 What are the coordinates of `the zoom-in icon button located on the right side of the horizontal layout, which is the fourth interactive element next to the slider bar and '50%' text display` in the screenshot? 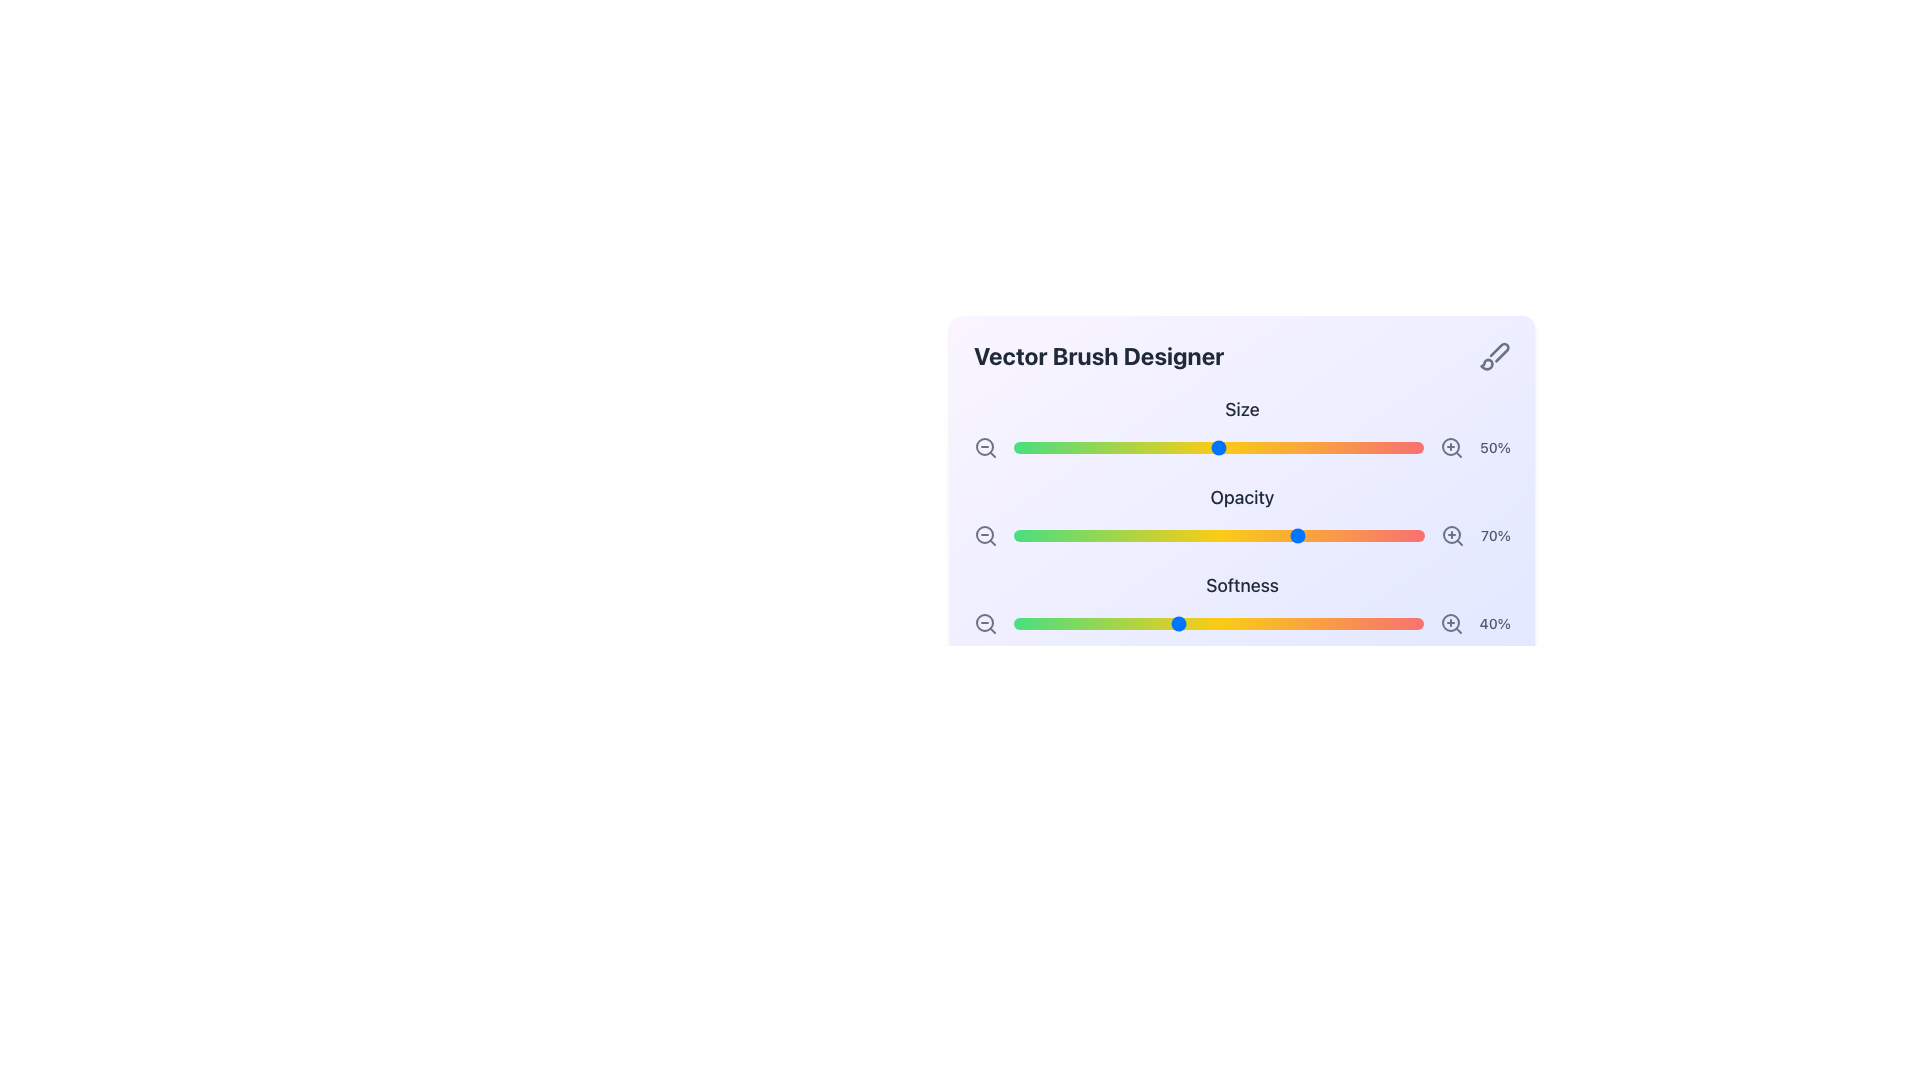 It's located at (1452, 446).